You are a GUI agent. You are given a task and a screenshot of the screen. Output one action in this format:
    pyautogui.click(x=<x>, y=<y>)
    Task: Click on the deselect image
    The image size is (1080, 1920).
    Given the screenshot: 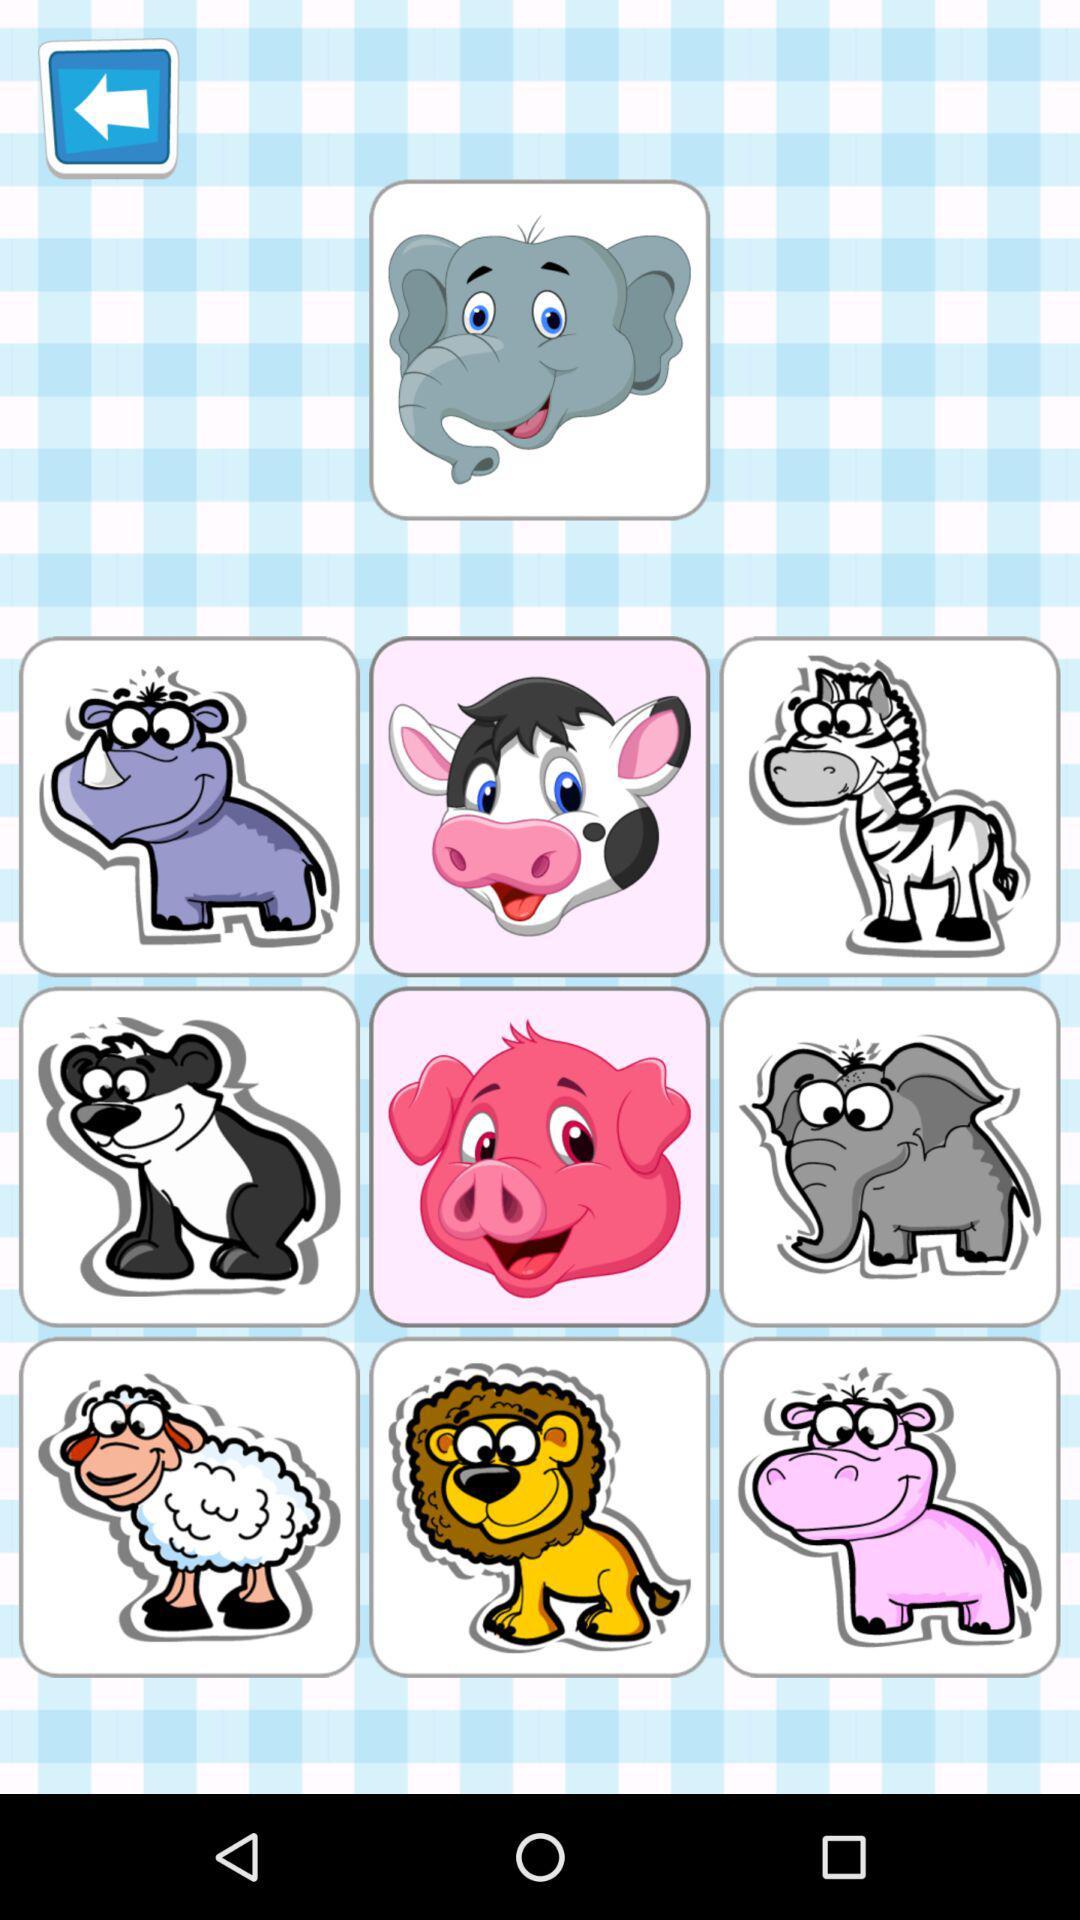 What is the action you would take?
    pyautogui.click(x=538, y=349)
    